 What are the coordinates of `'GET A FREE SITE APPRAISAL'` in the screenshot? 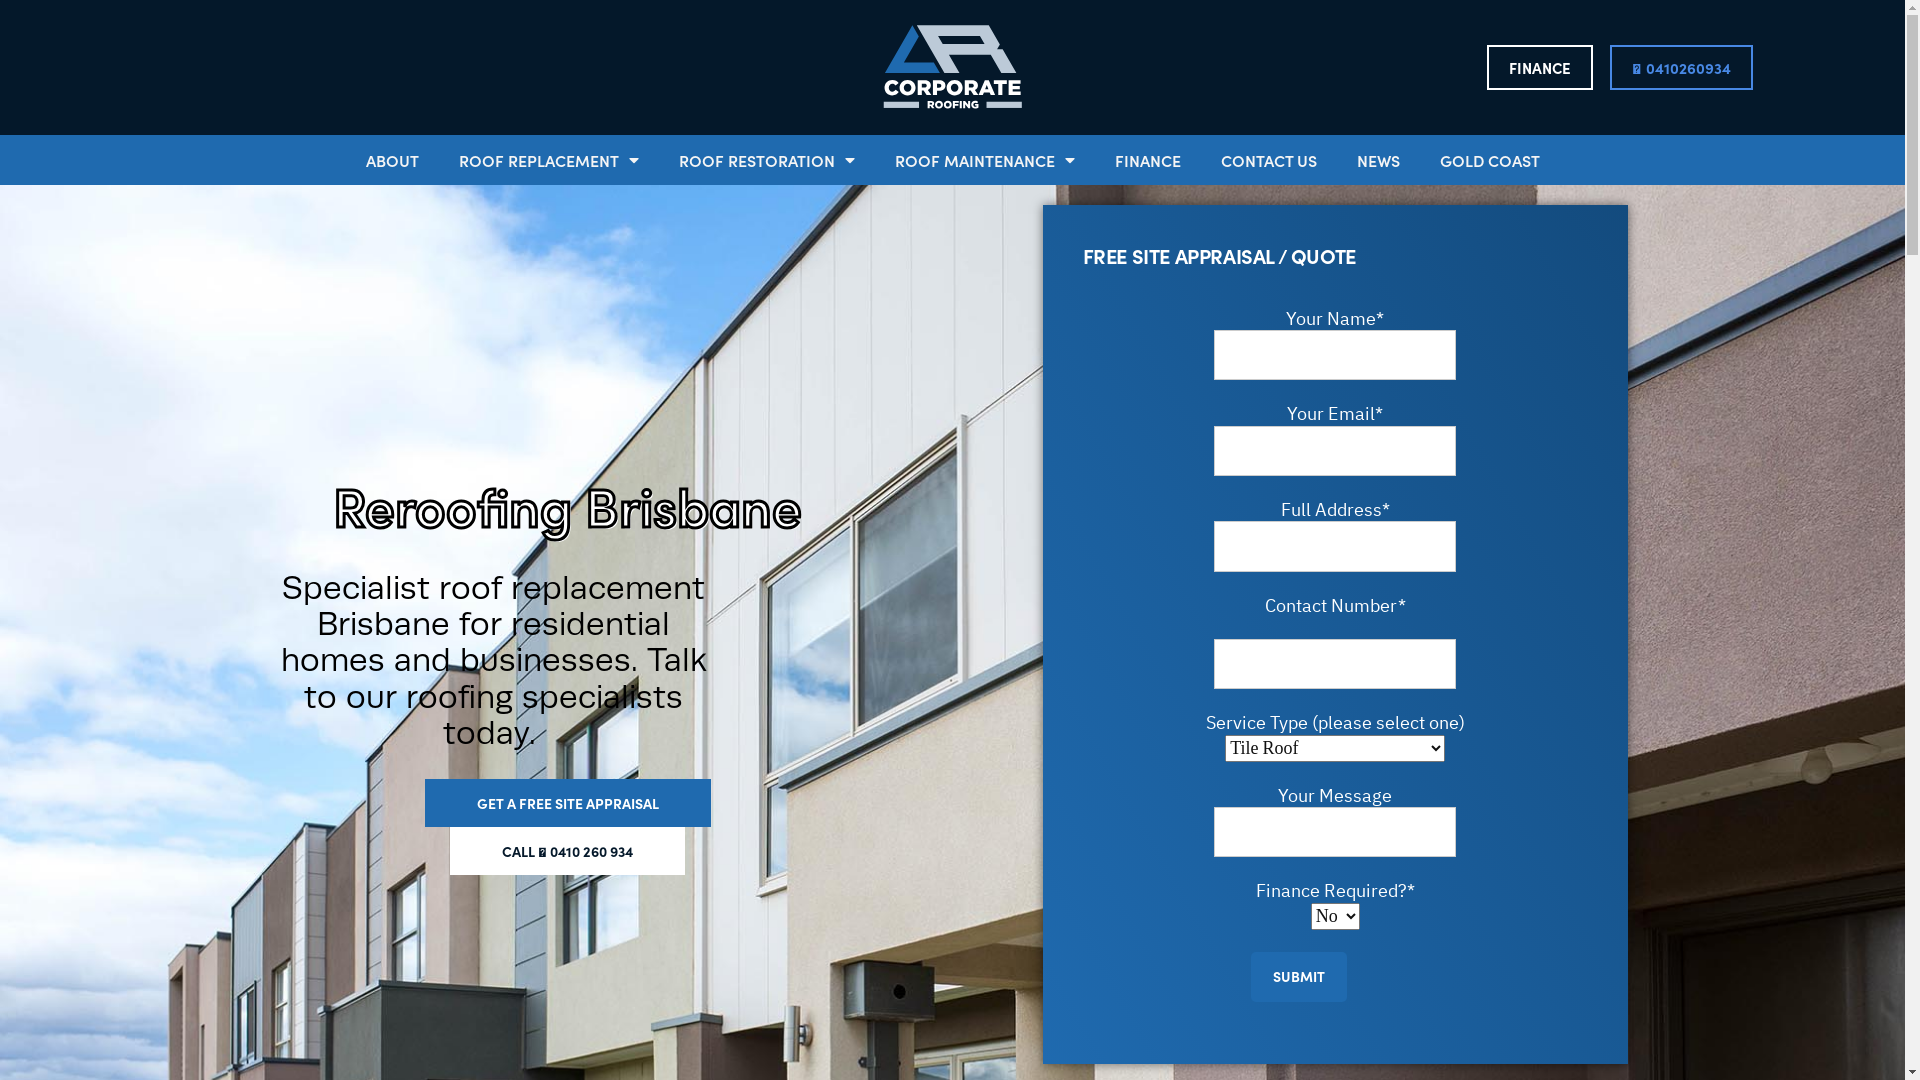 It's located at (565, 801).